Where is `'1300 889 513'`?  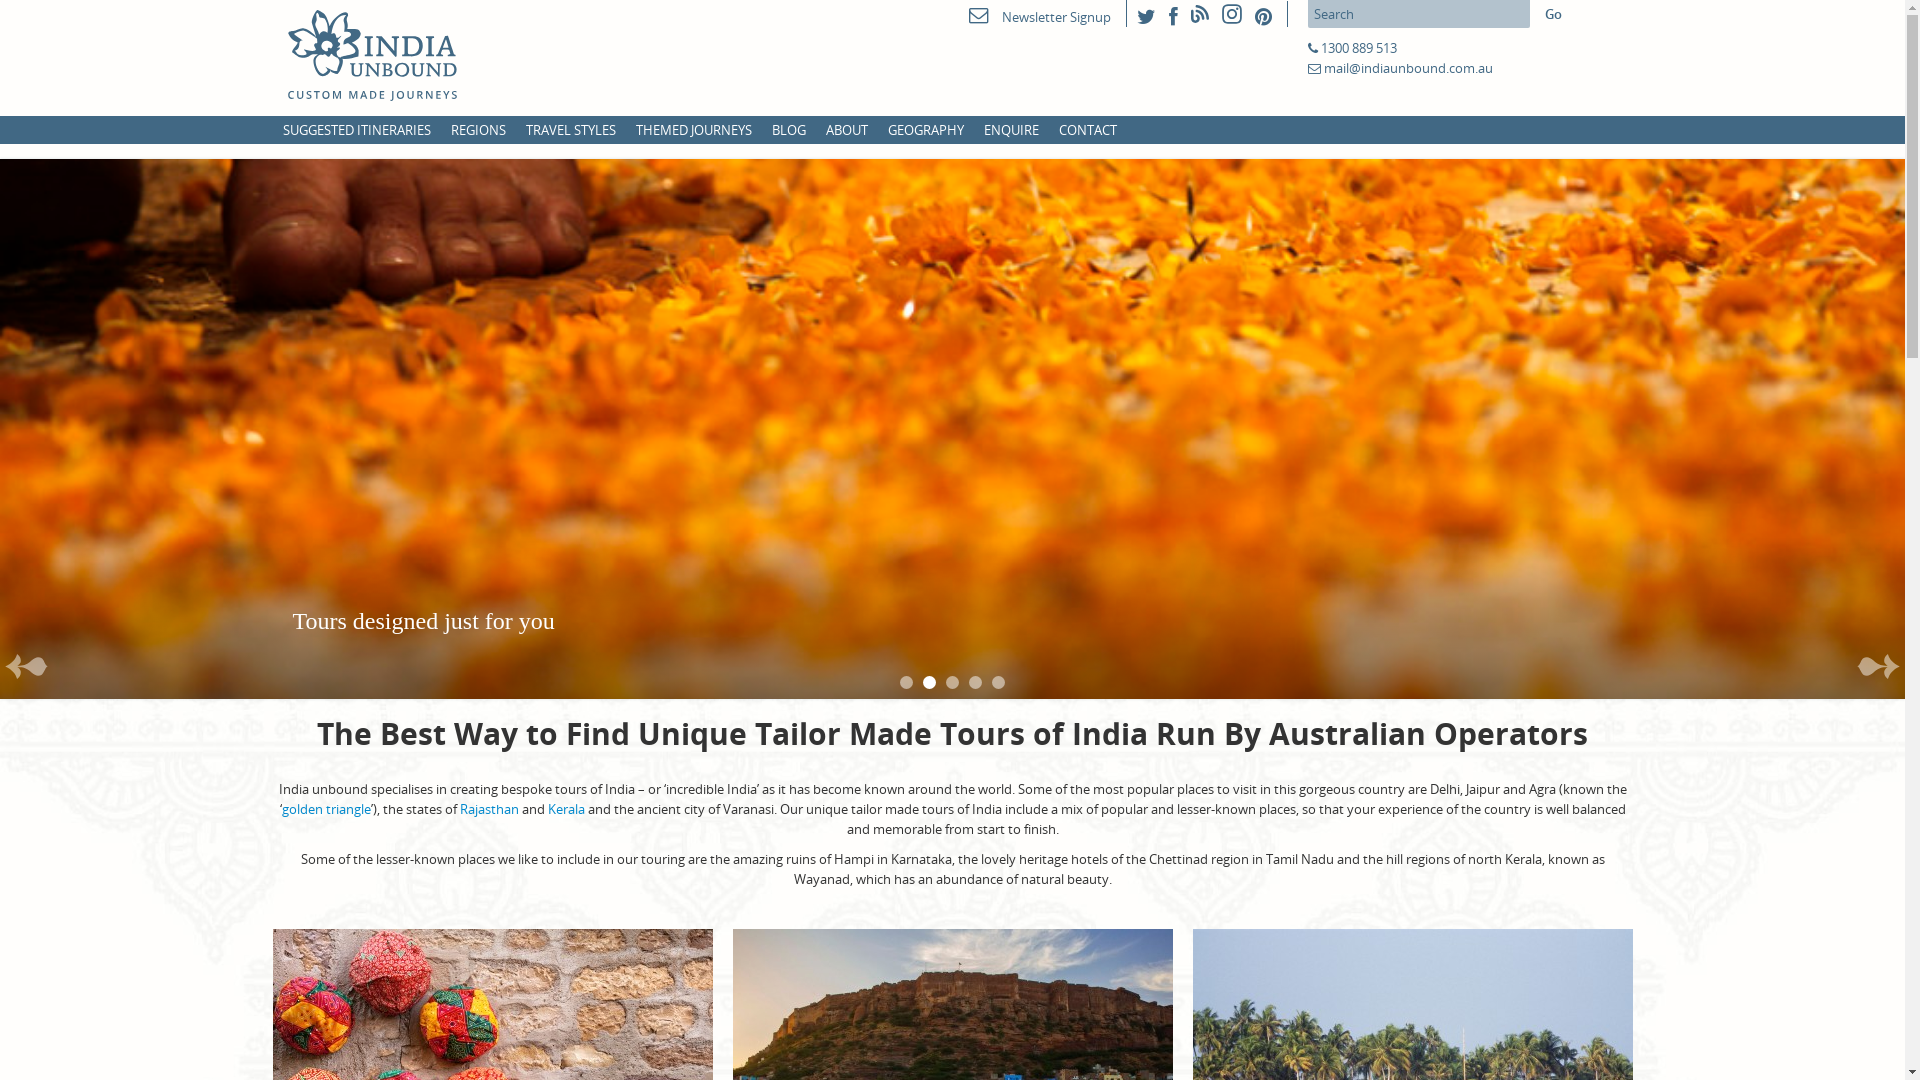 '1300 889 513' is located at coordinates (1358, 46).